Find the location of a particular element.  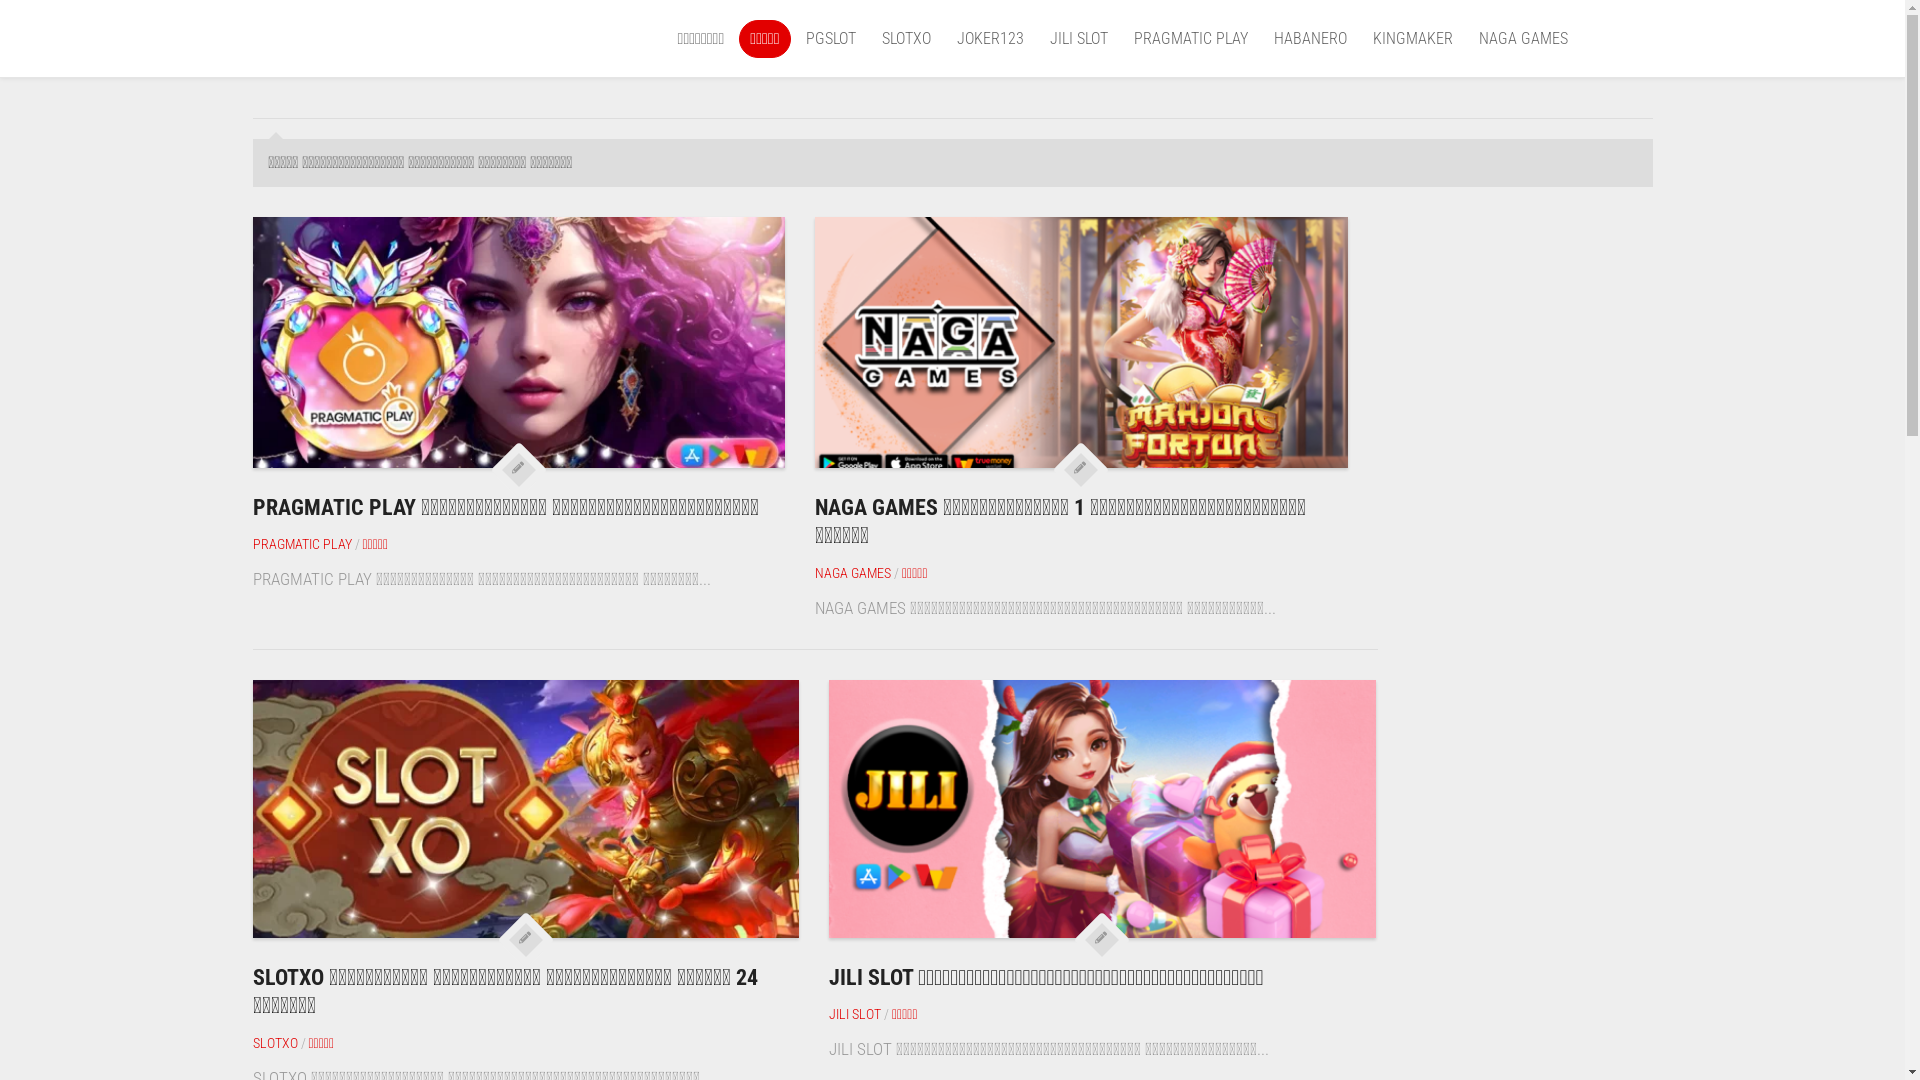

'PGSLOT' is located at coordinates (830, 38).